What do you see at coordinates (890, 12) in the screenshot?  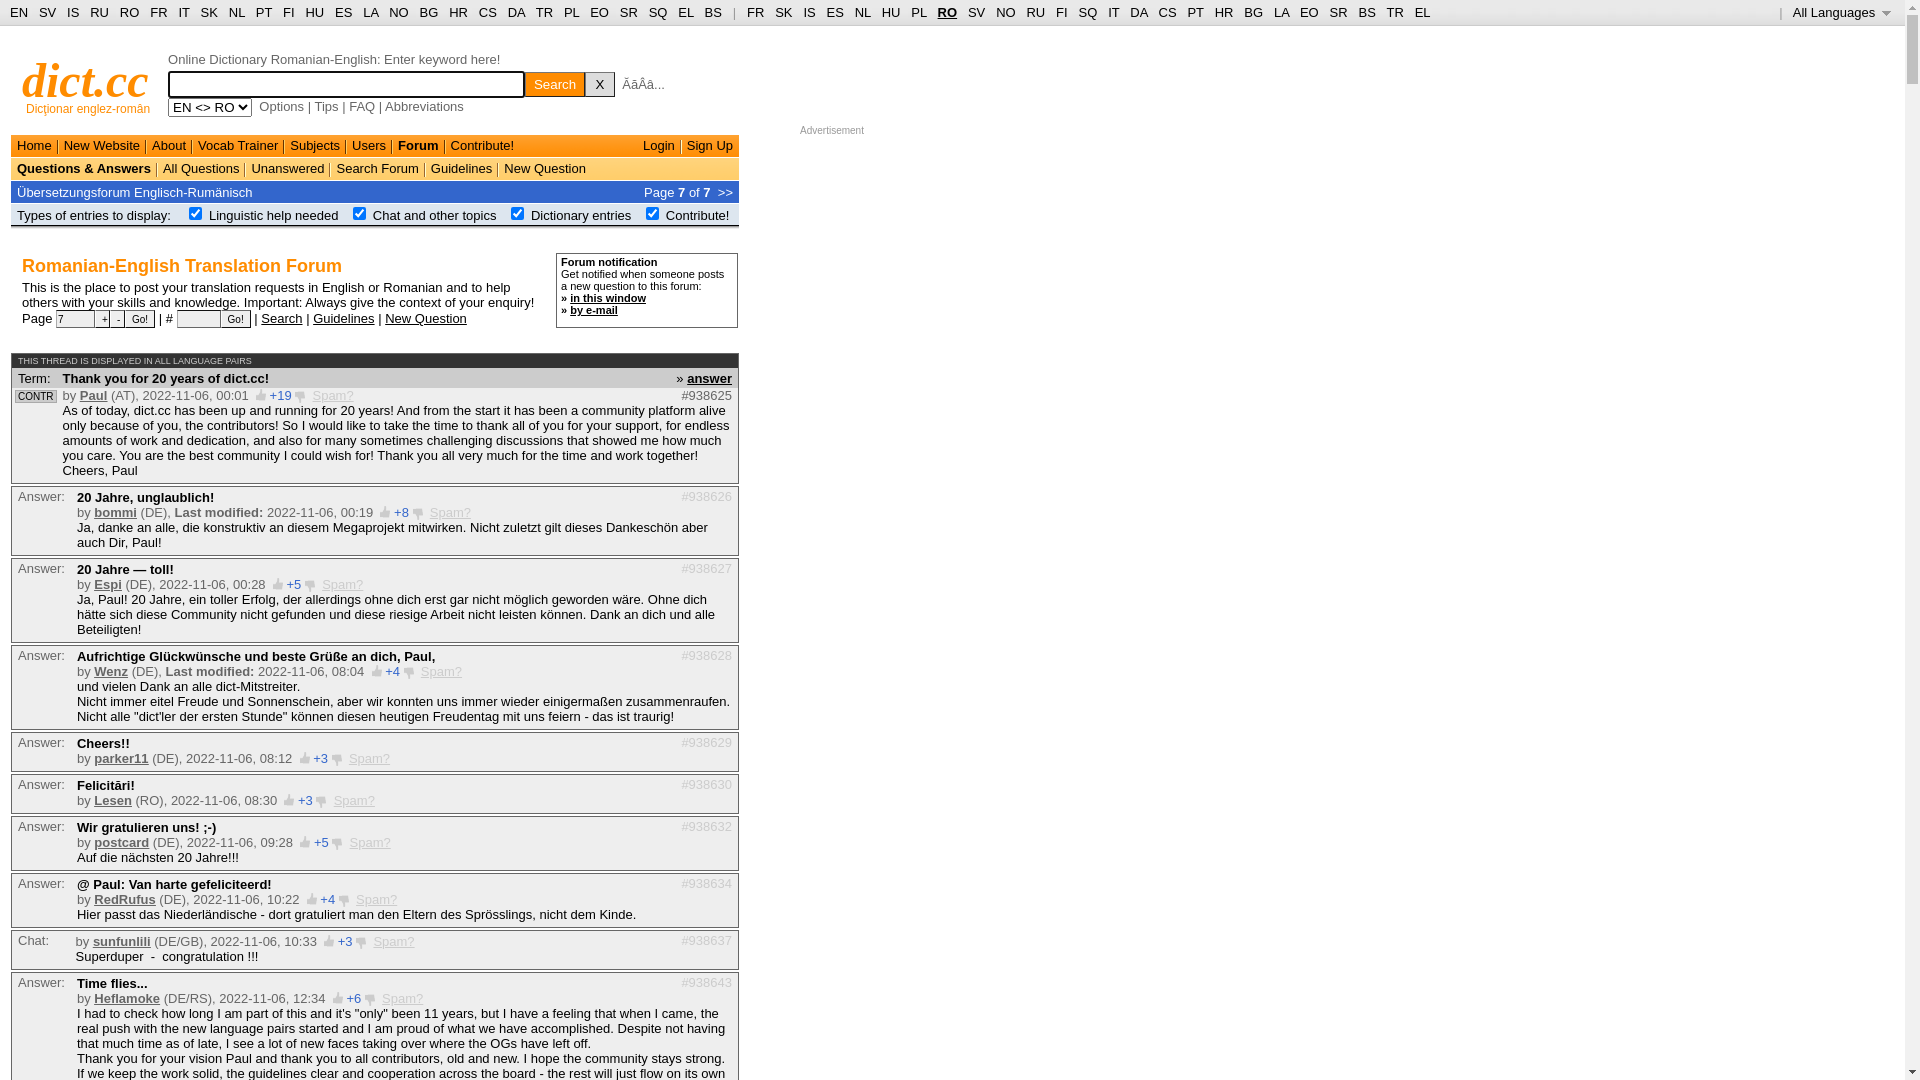 I see `'HU'` at bounding box center [890, 12].